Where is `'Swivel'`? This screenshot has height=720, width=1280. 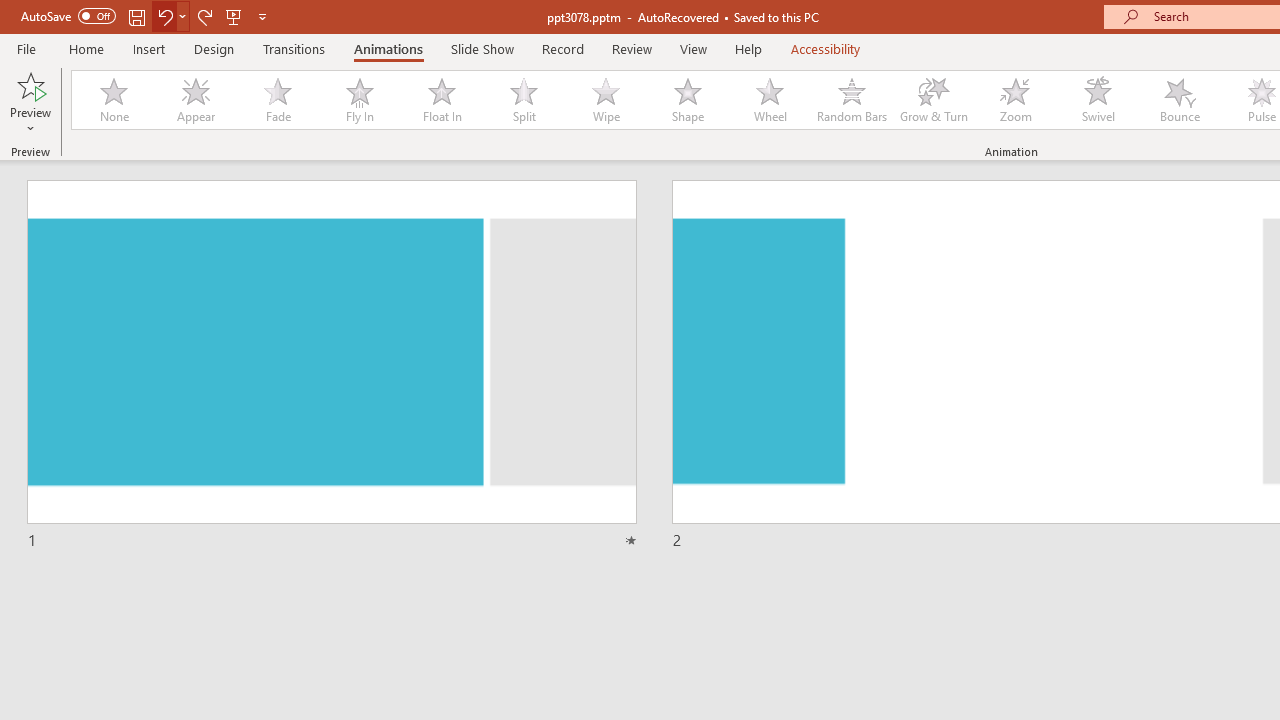
'Swivel' is located at coordinates (1097, 100).